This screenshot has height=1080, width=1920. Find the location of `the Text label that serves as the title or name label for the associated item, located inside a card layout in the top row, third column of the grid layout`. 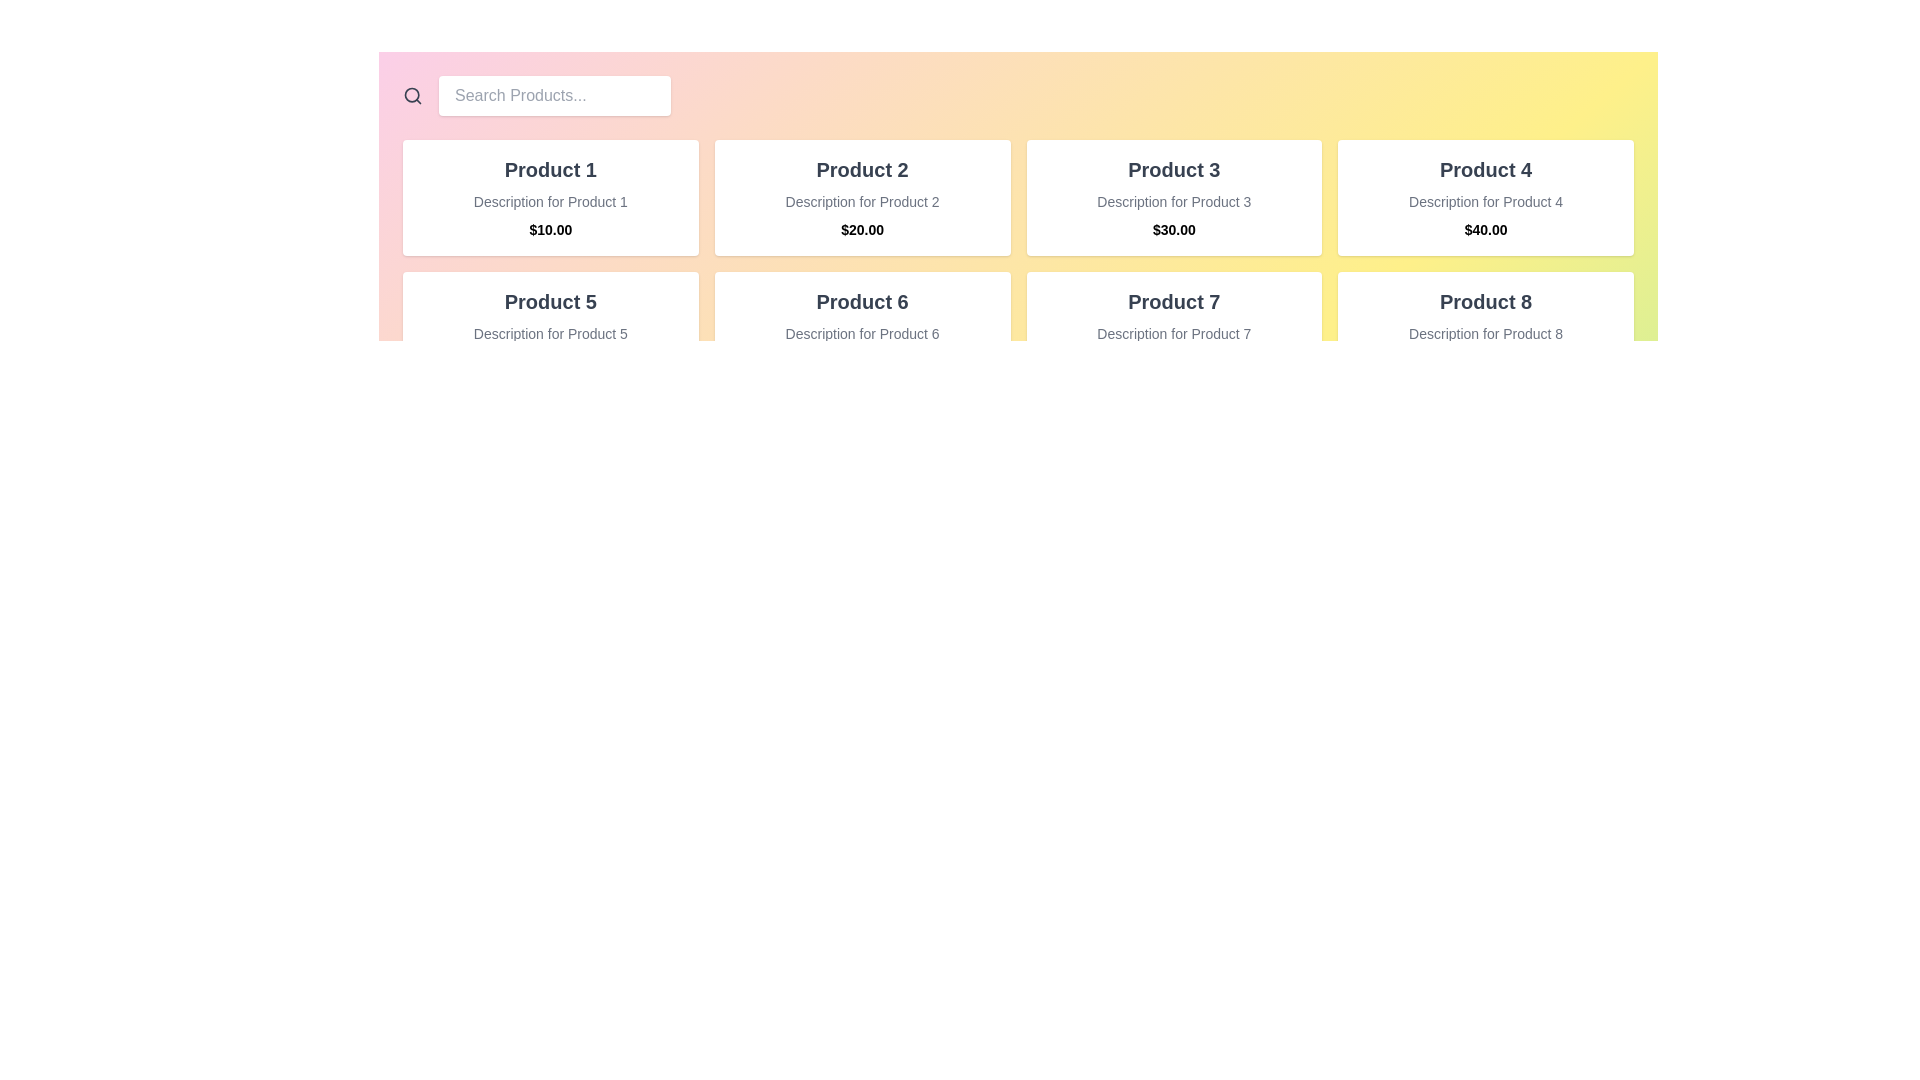

the Text label that serves as the title or name label for the associated item, located inside a card layout in the top row, third column of the grid layout is located at coordinates (1174, 168).